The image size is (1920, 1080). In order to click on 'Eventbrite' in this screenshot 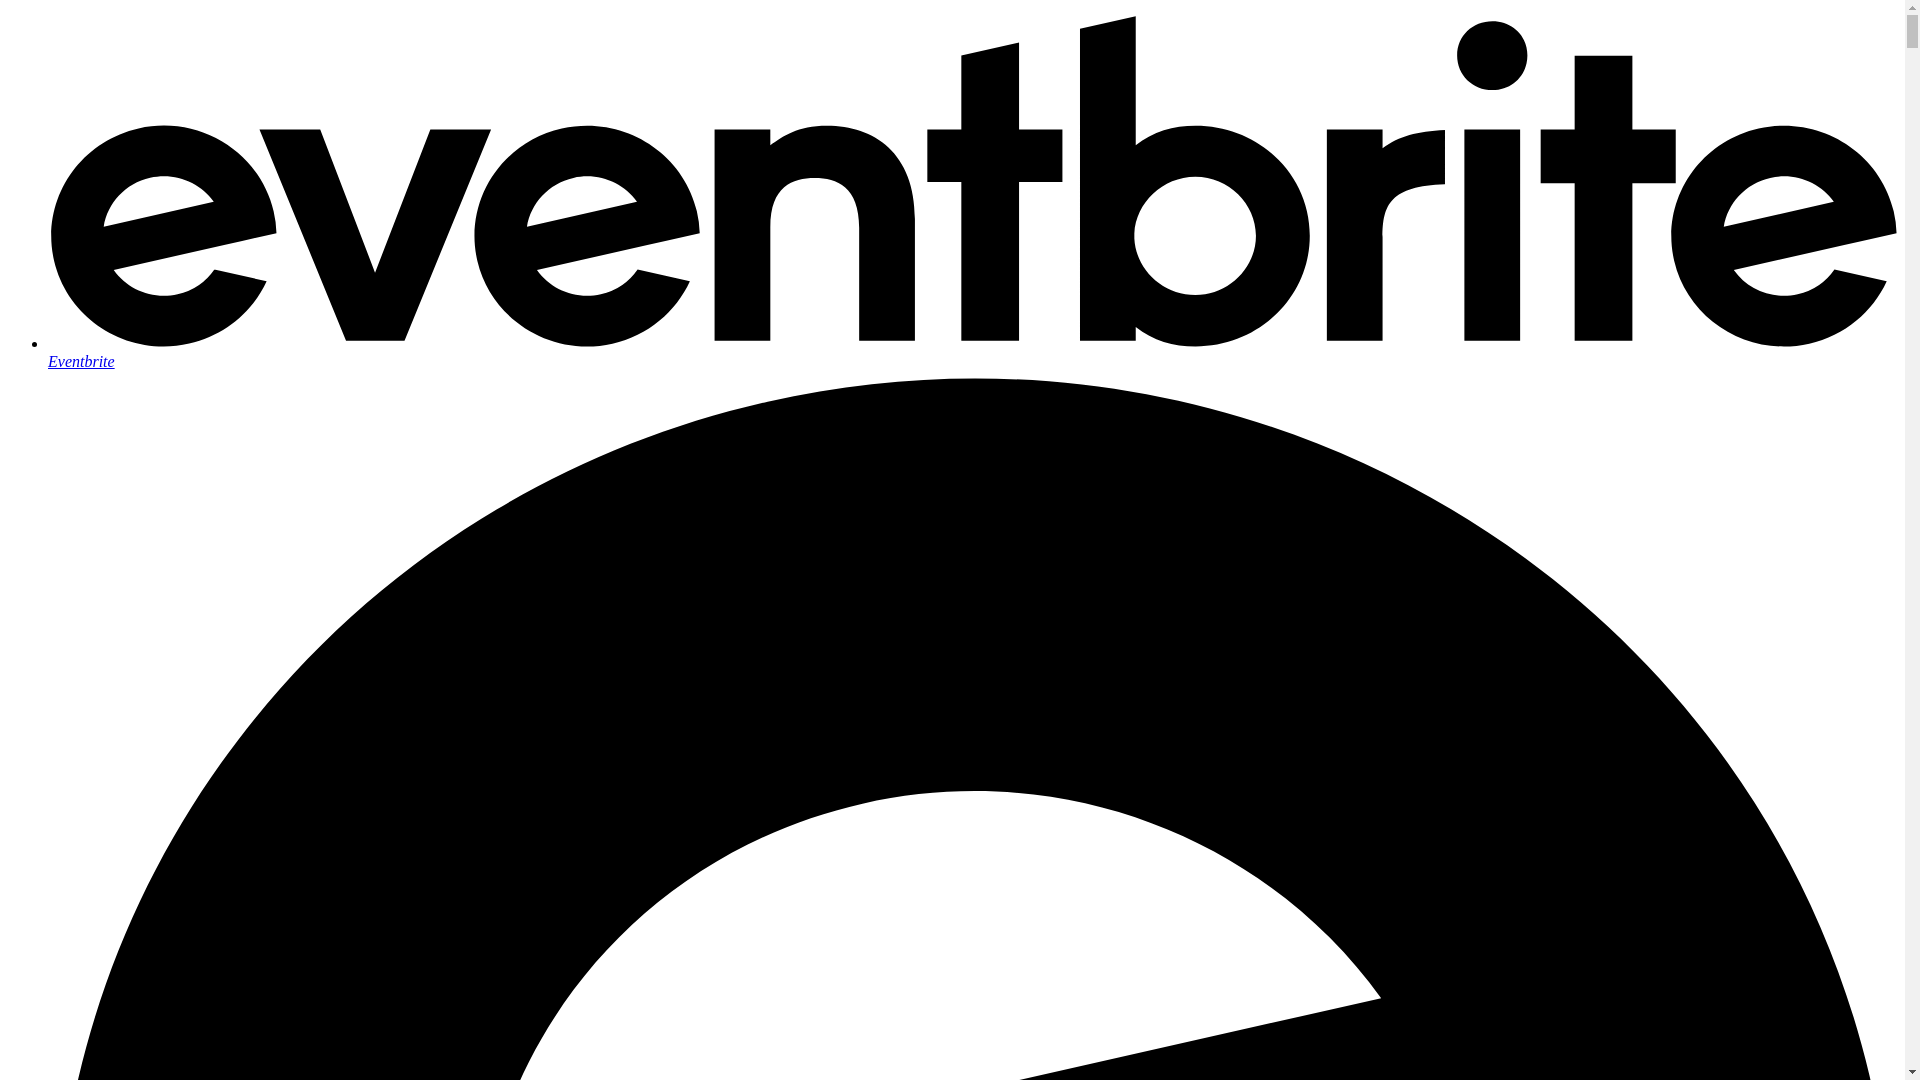, I will do `click(972, 351)`.